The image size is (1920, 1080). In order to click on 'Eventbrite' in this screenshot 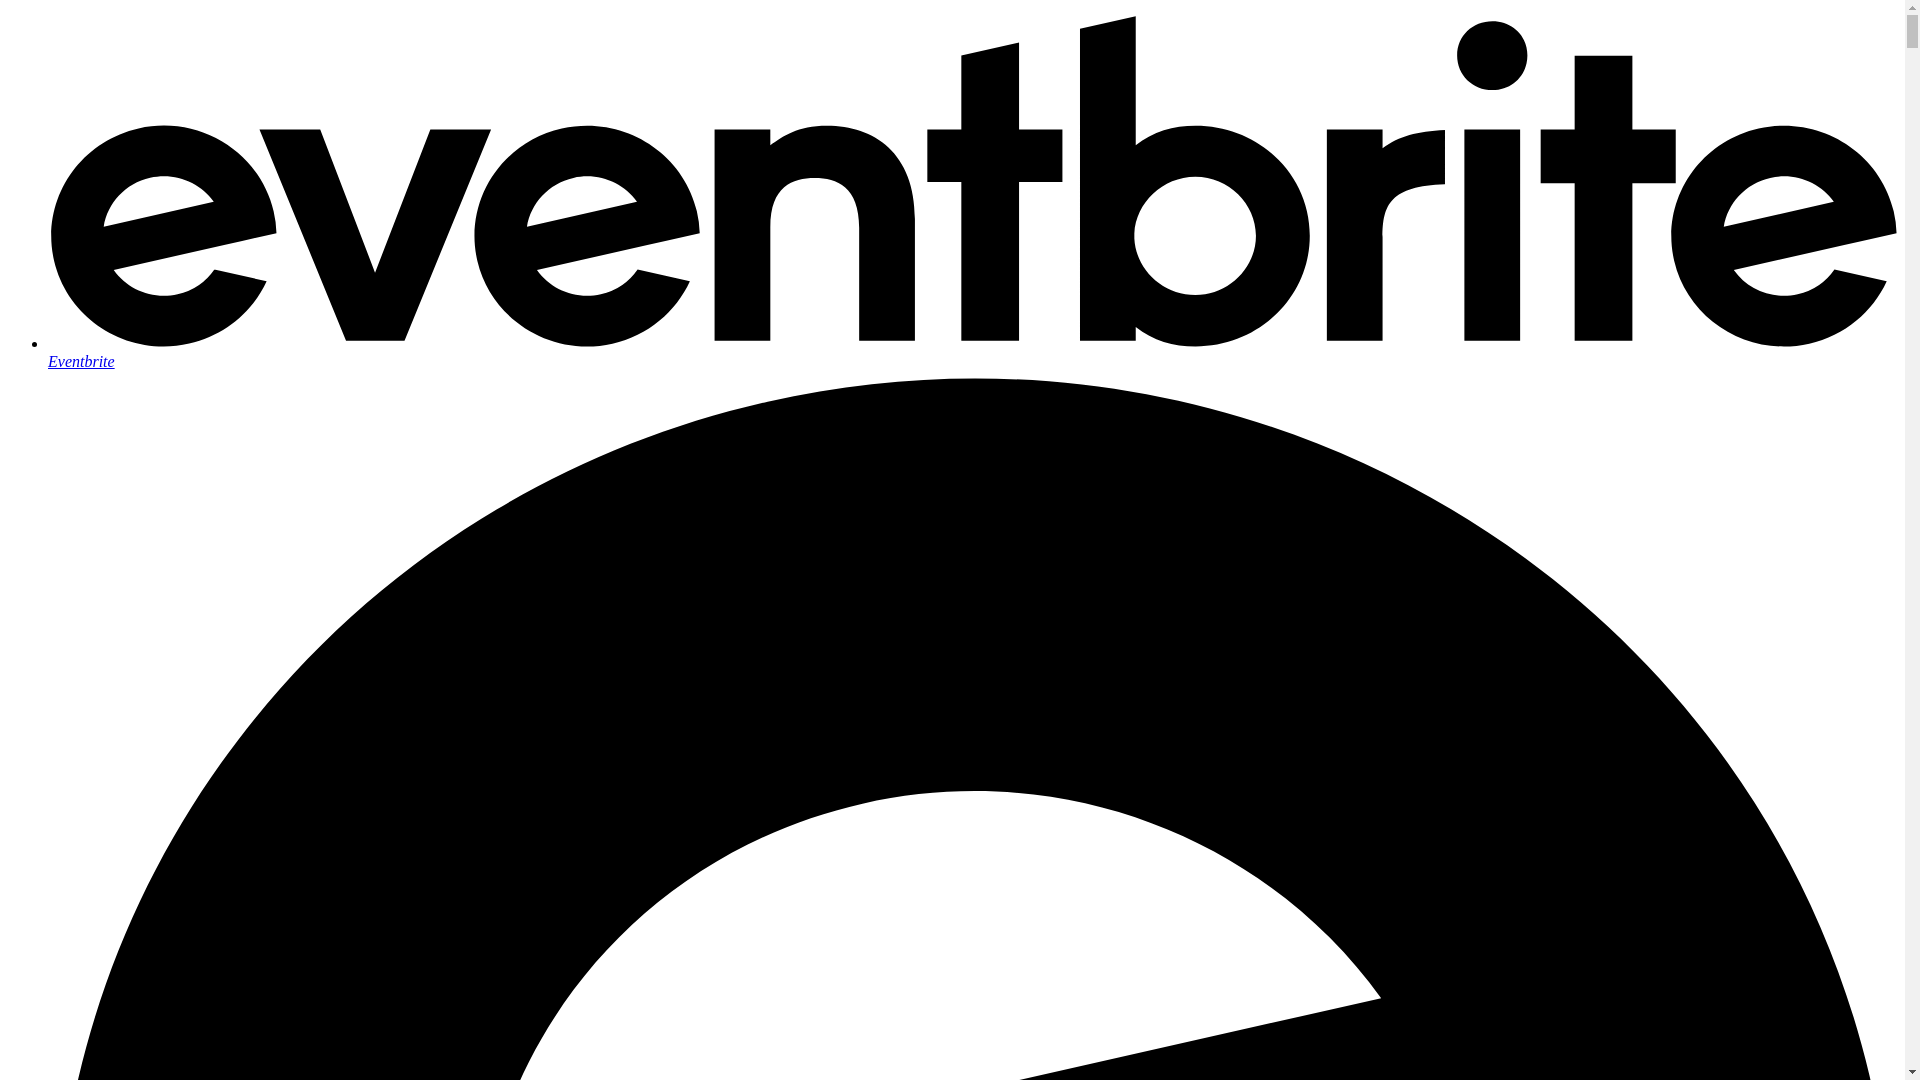, I will do `click(972, 351)`.